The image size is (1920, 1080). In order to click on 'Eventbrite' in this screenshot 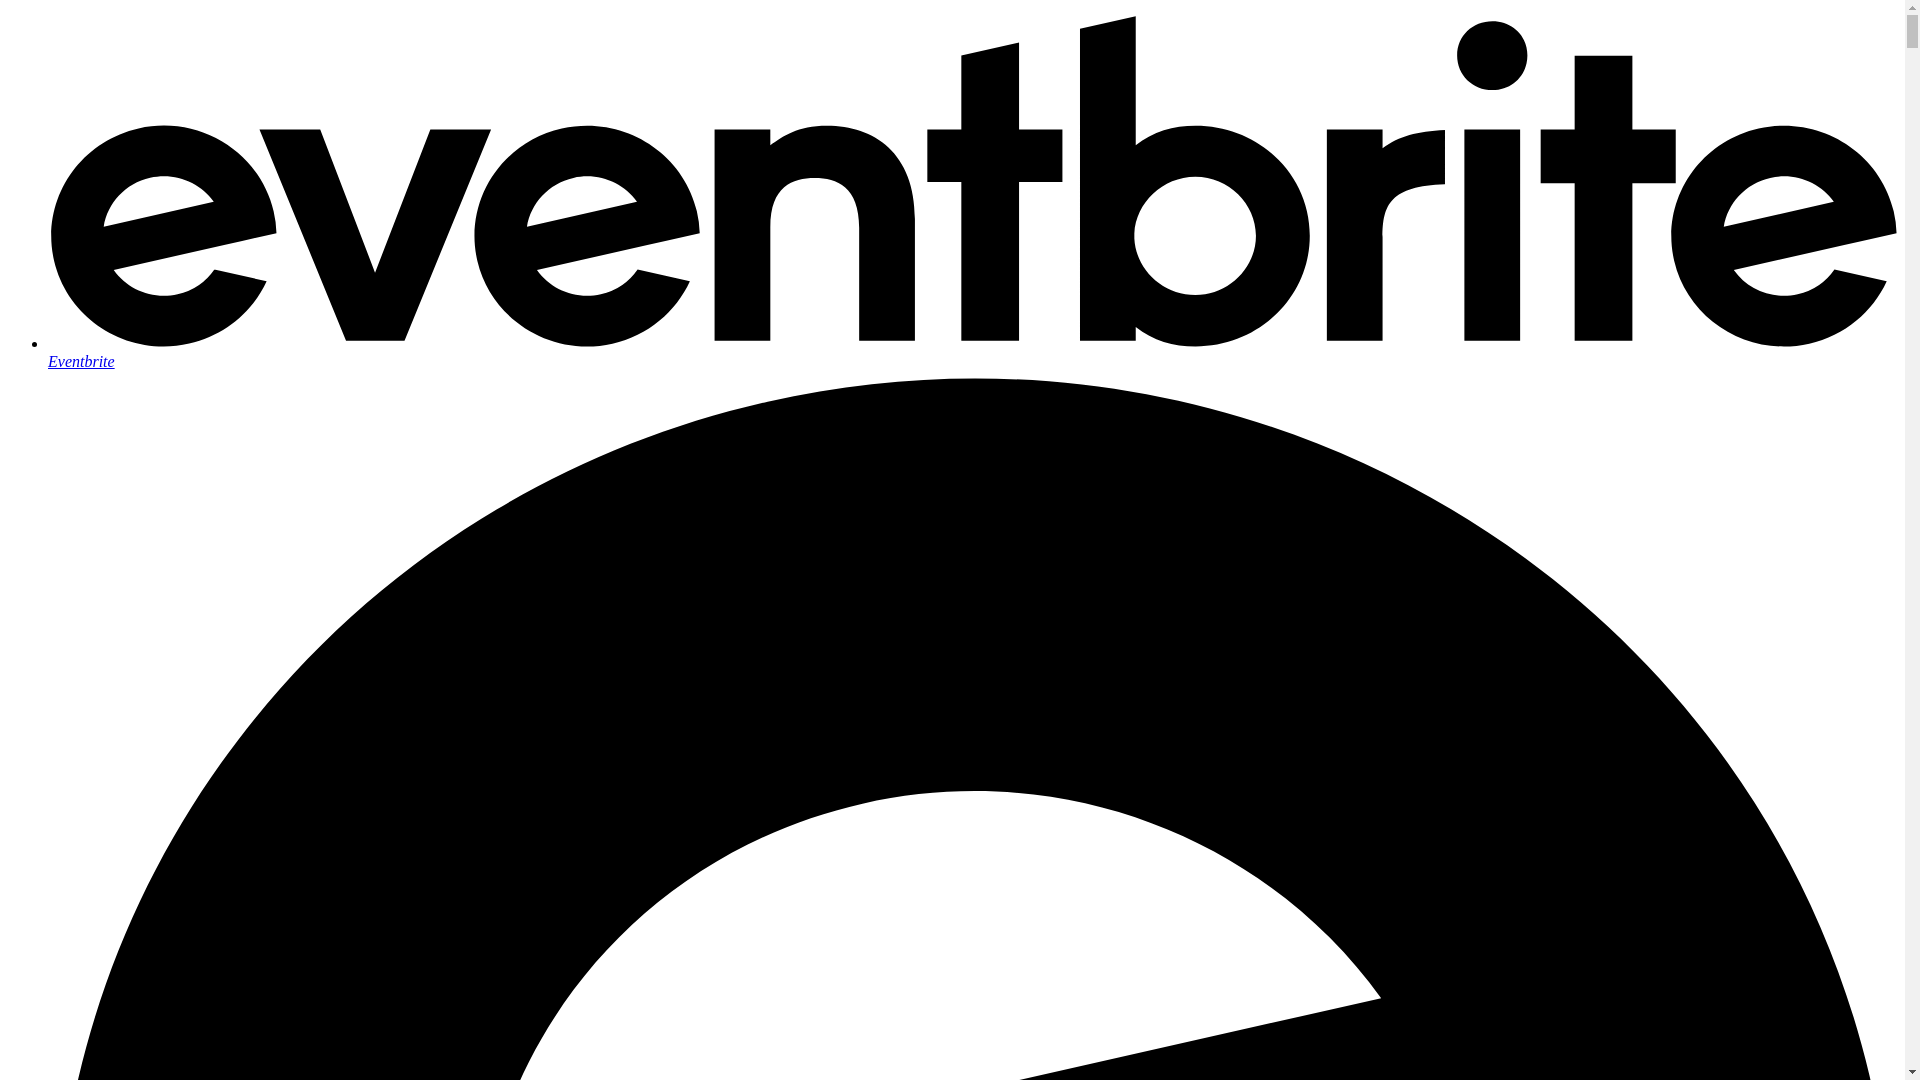, I will do `click(972, 351)`.